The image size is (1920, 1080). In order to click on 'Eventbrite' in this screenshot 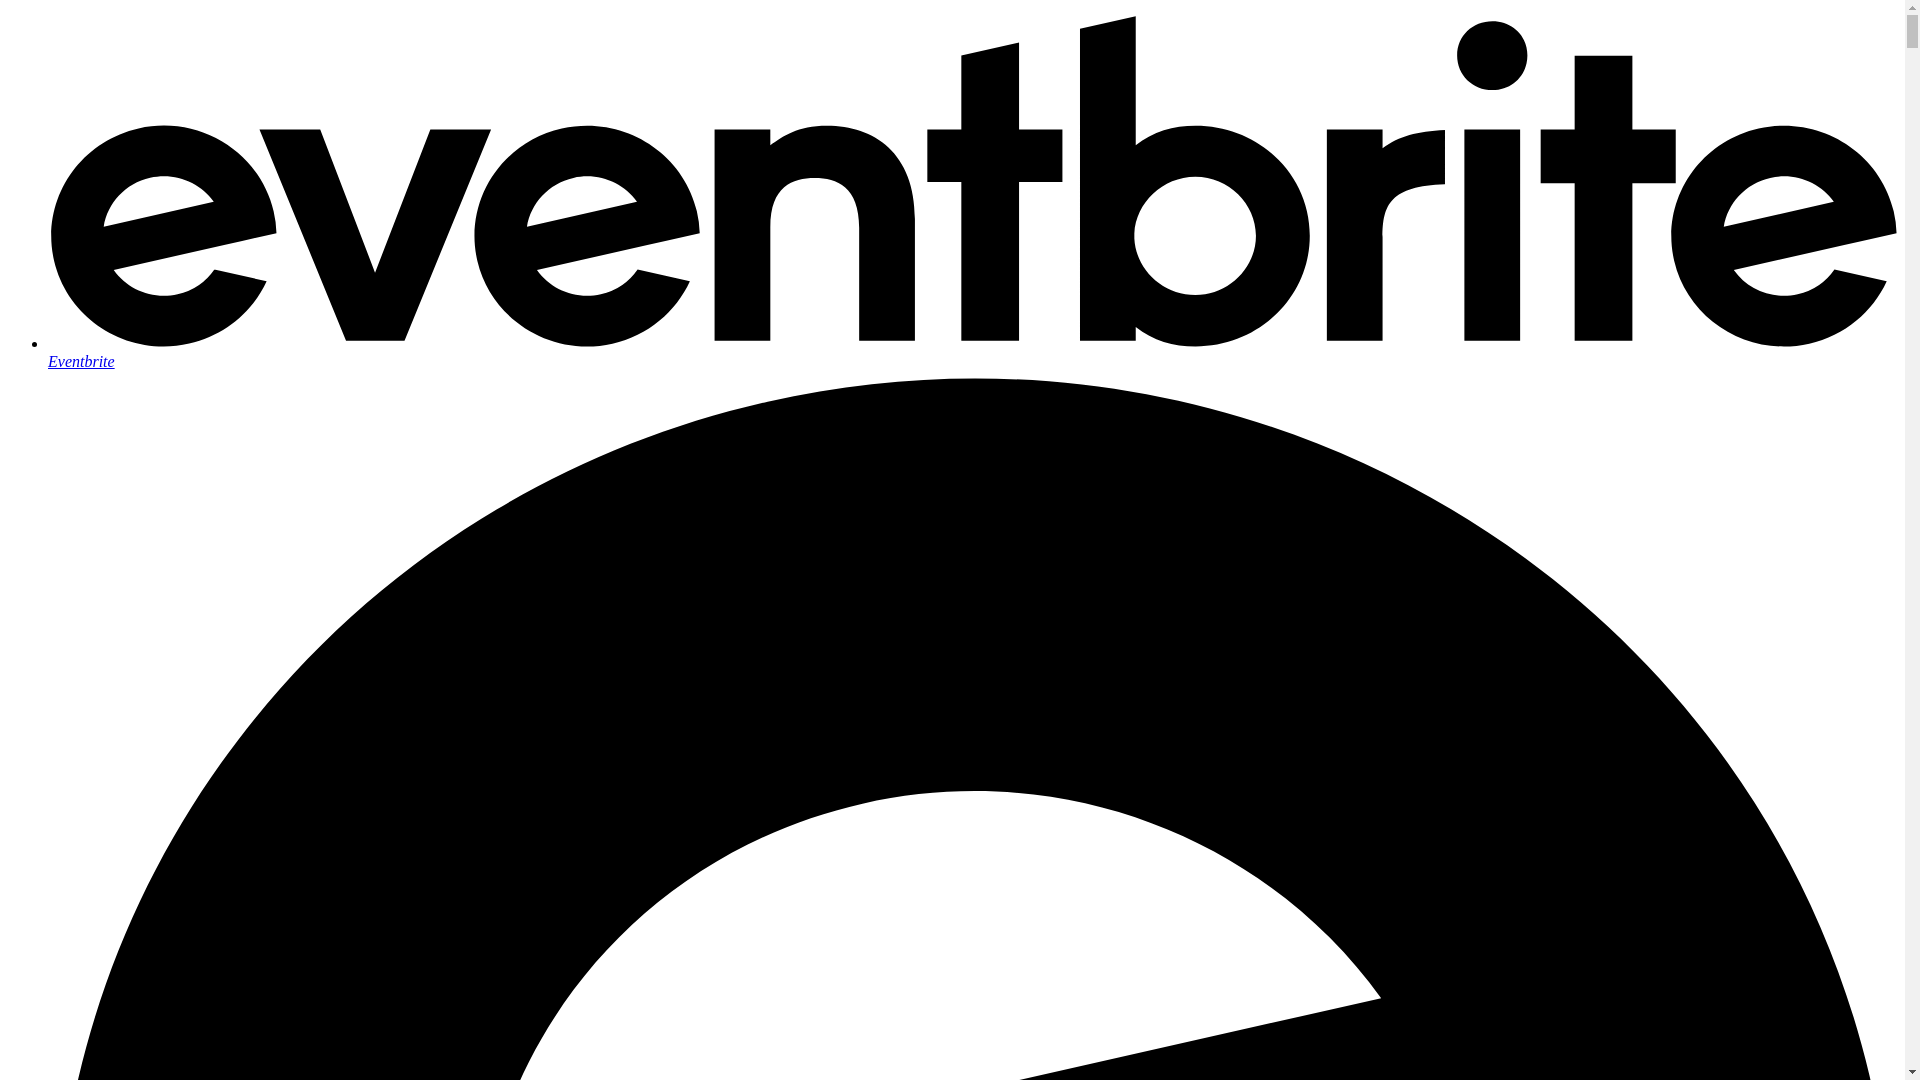, I will do `click(972, 351)`.